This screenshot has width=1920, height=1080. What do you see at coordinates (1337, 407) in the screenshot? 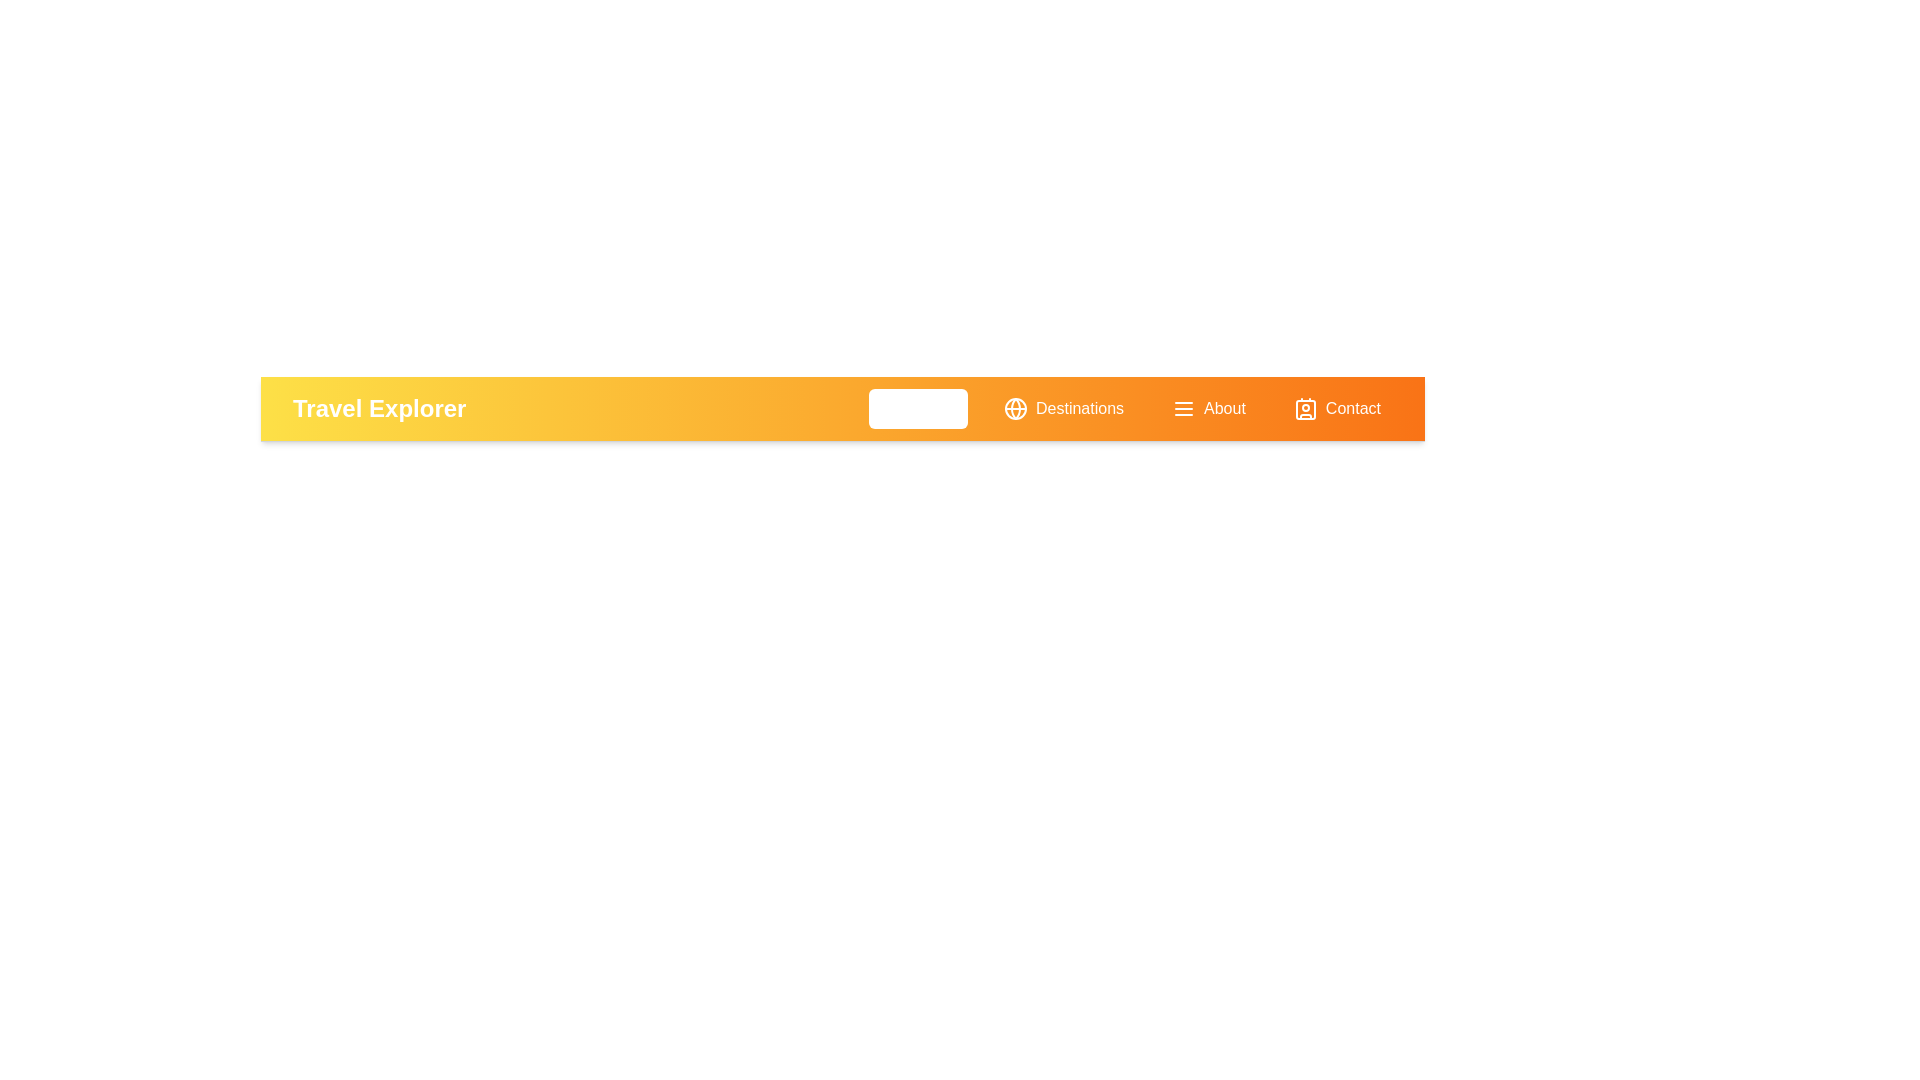
I see `the 'Contact' button, which is the rightmost item in the navigation menu with an orange background and white text` at bounding box center [1337, 407].